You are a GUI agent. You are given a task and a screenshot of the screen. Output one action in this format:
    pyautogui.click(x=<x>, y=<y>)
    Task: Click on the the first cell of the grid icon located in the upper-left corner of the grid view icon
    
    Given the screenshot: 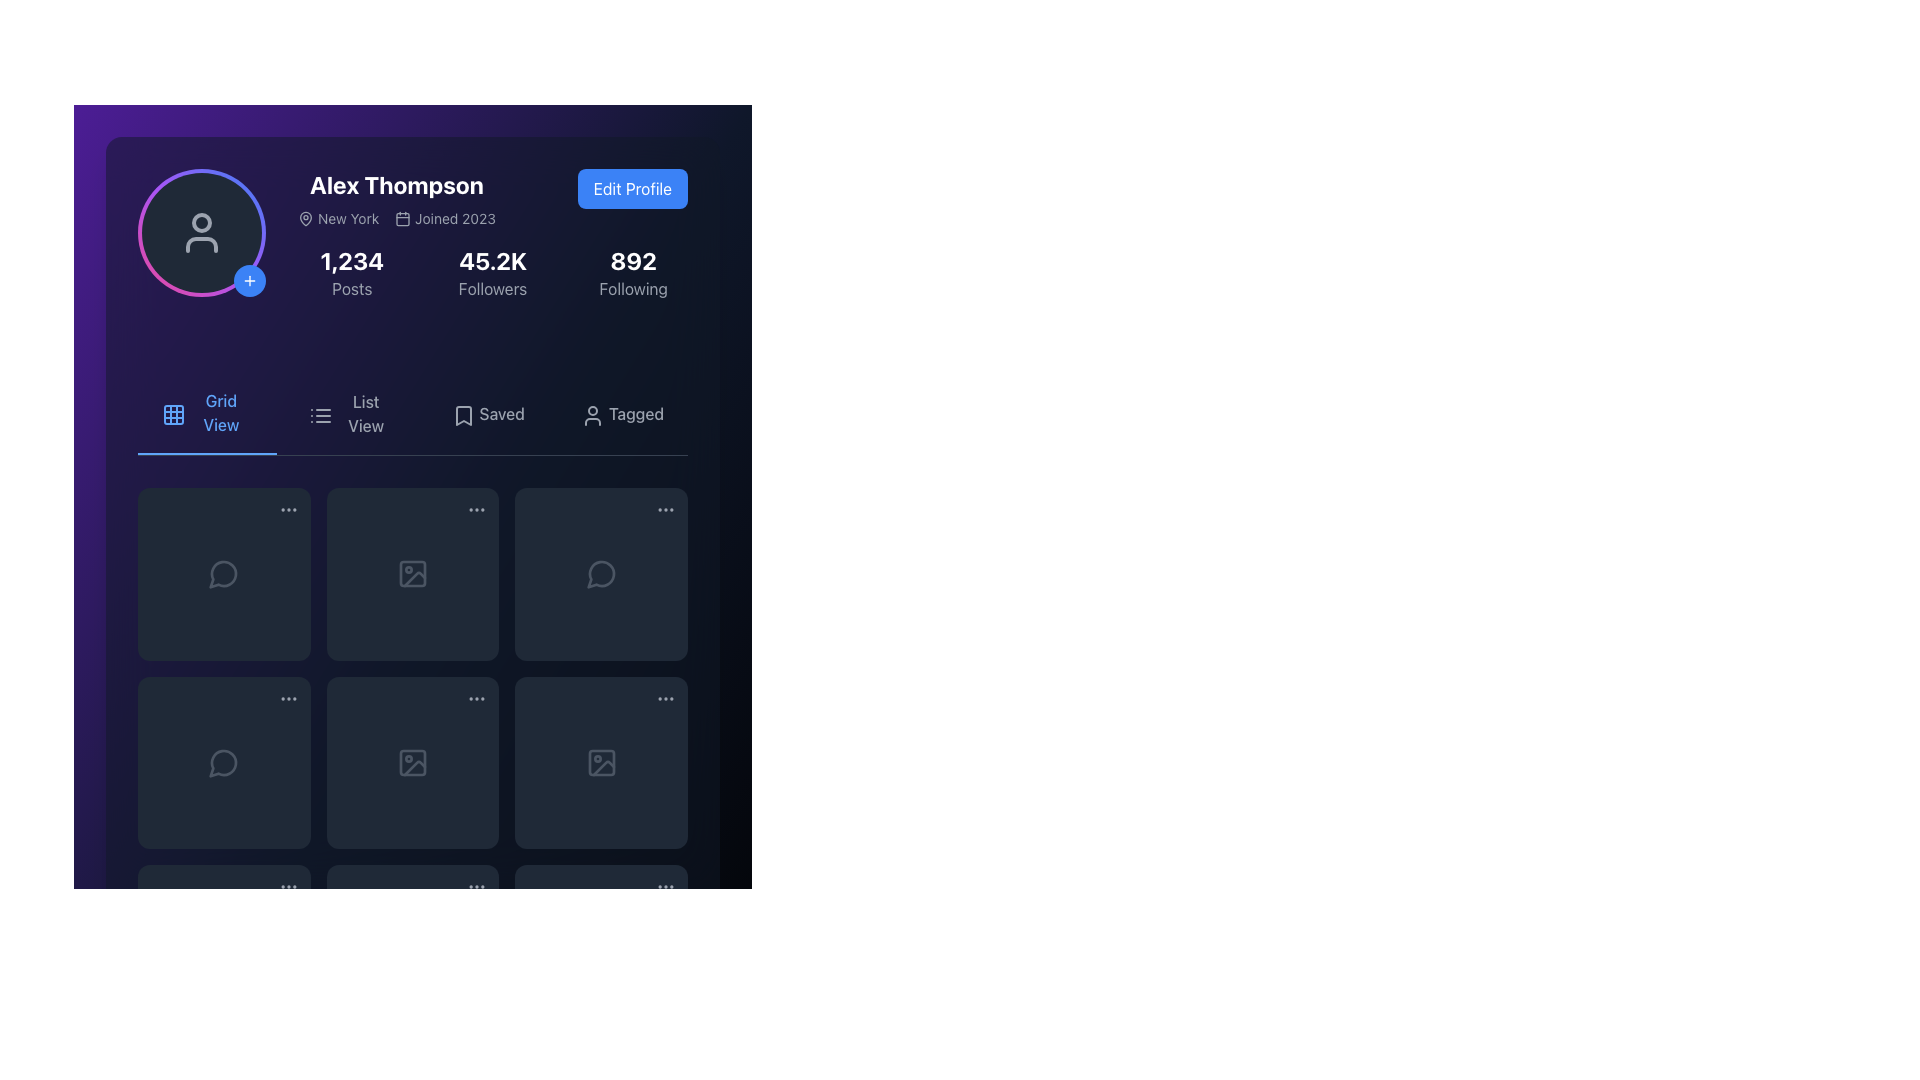 What is the action you would take?
    pyautogui.click(x=173, y=414)
    